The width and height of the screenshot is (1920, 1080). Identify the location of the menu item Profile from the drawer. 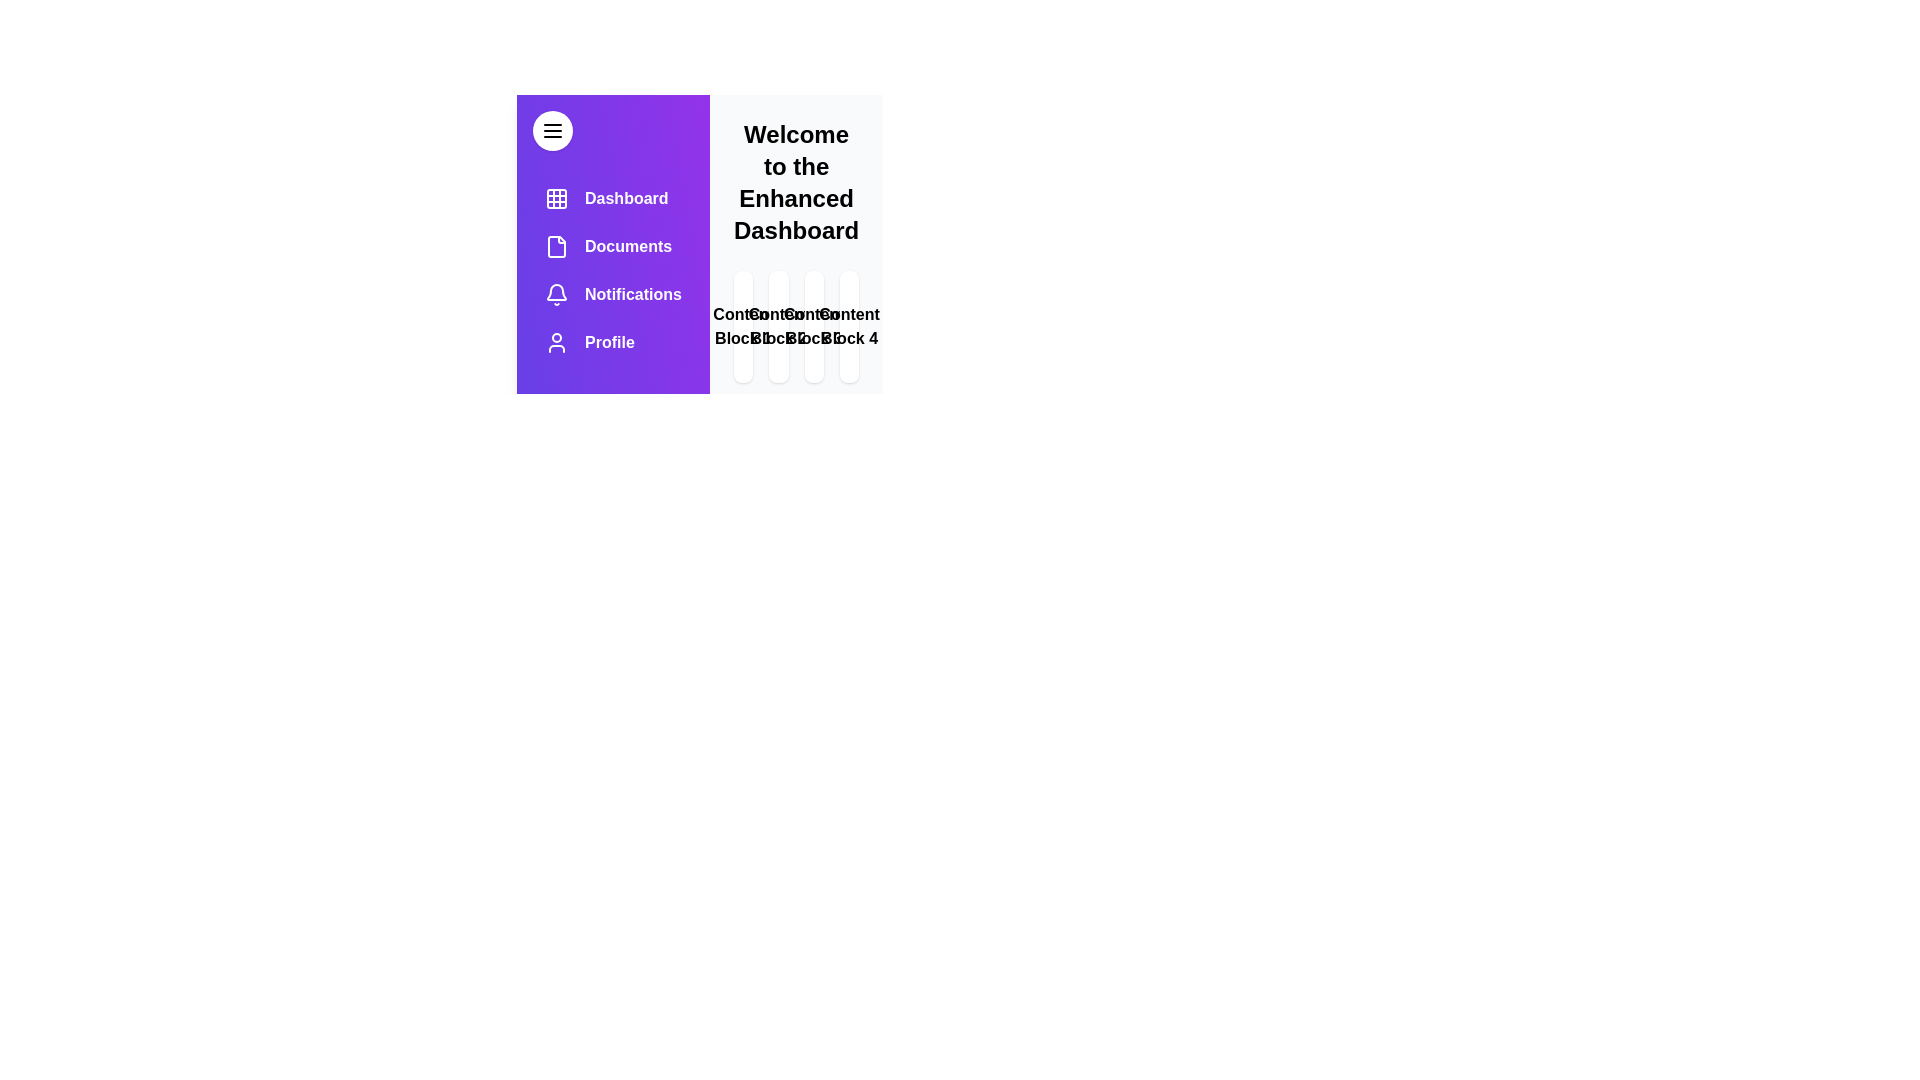
(612, 342).